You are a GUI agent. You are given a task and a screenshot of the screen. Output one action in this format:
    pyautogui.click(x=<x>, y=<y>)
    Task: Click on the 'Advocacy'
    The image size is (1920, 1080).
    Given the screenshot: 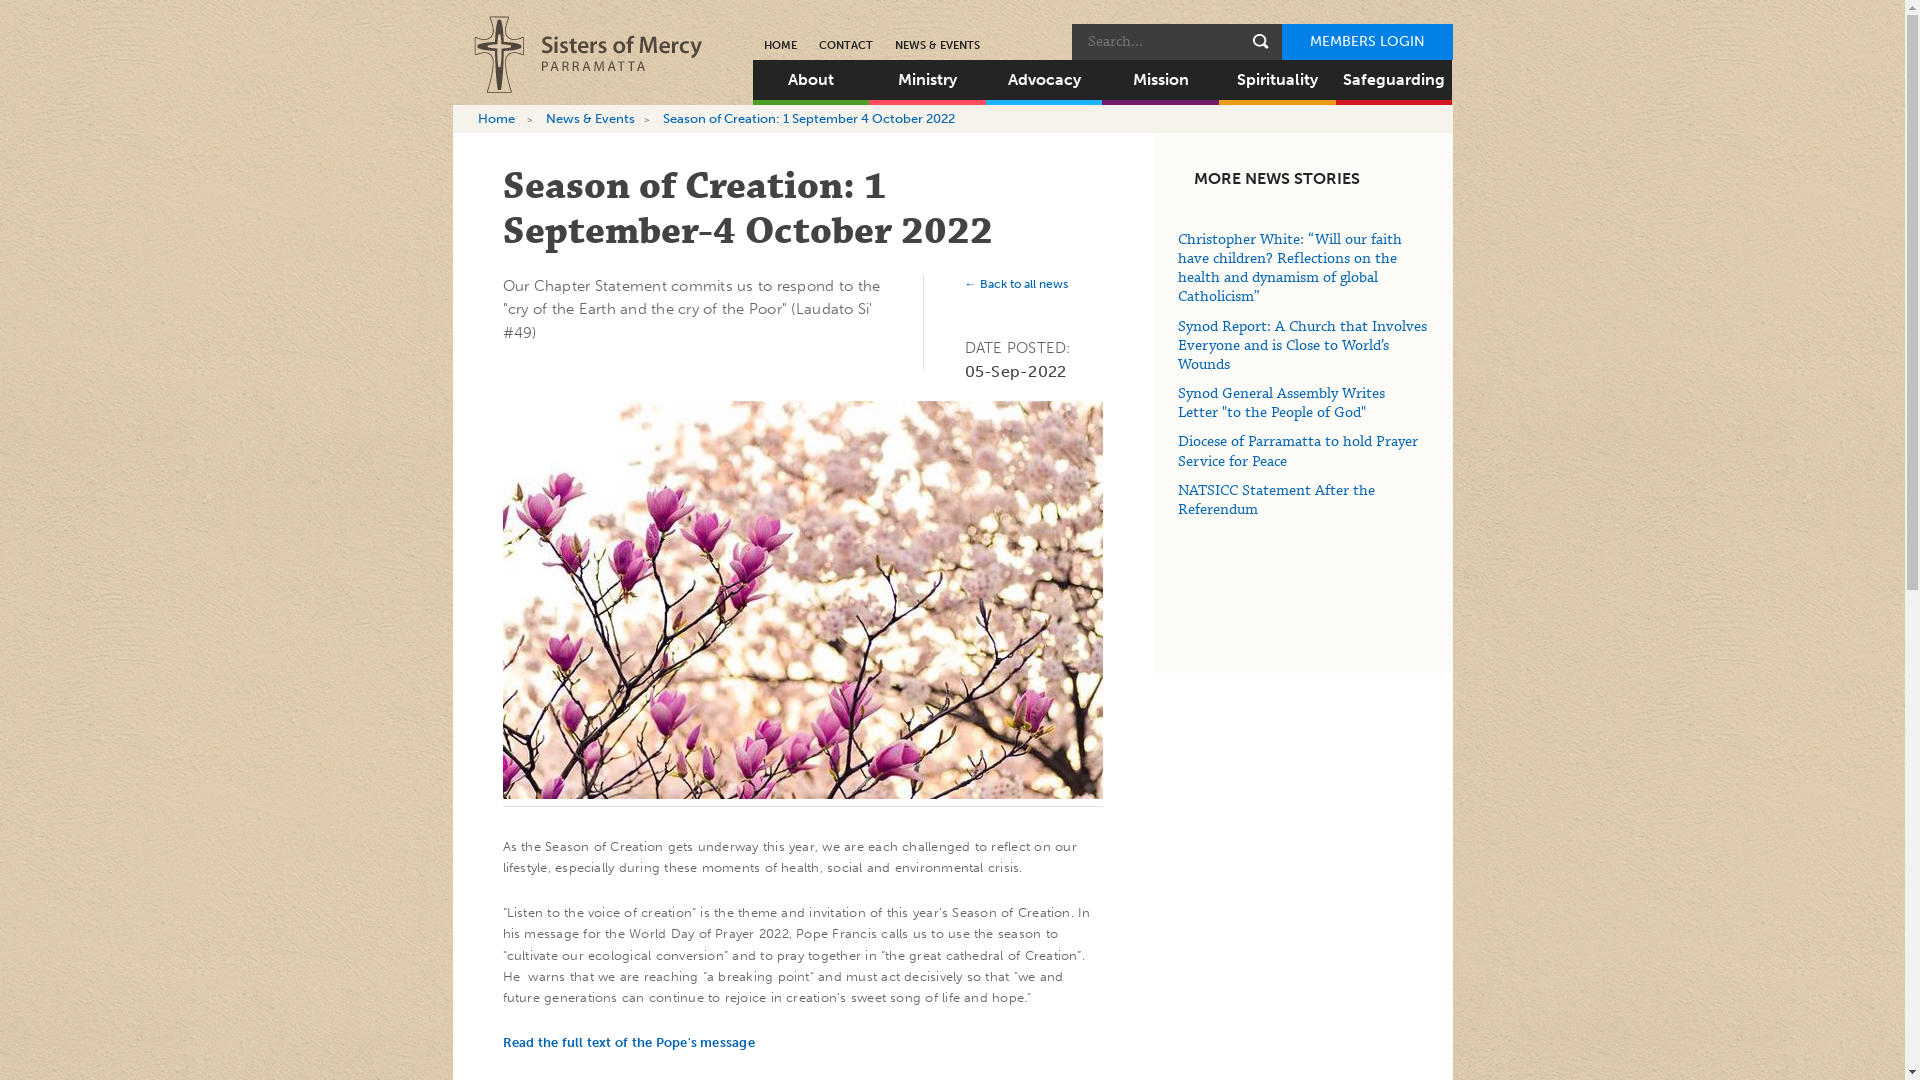 What is the action you would take?
    pyautogui.click(x=985, y=79)
    